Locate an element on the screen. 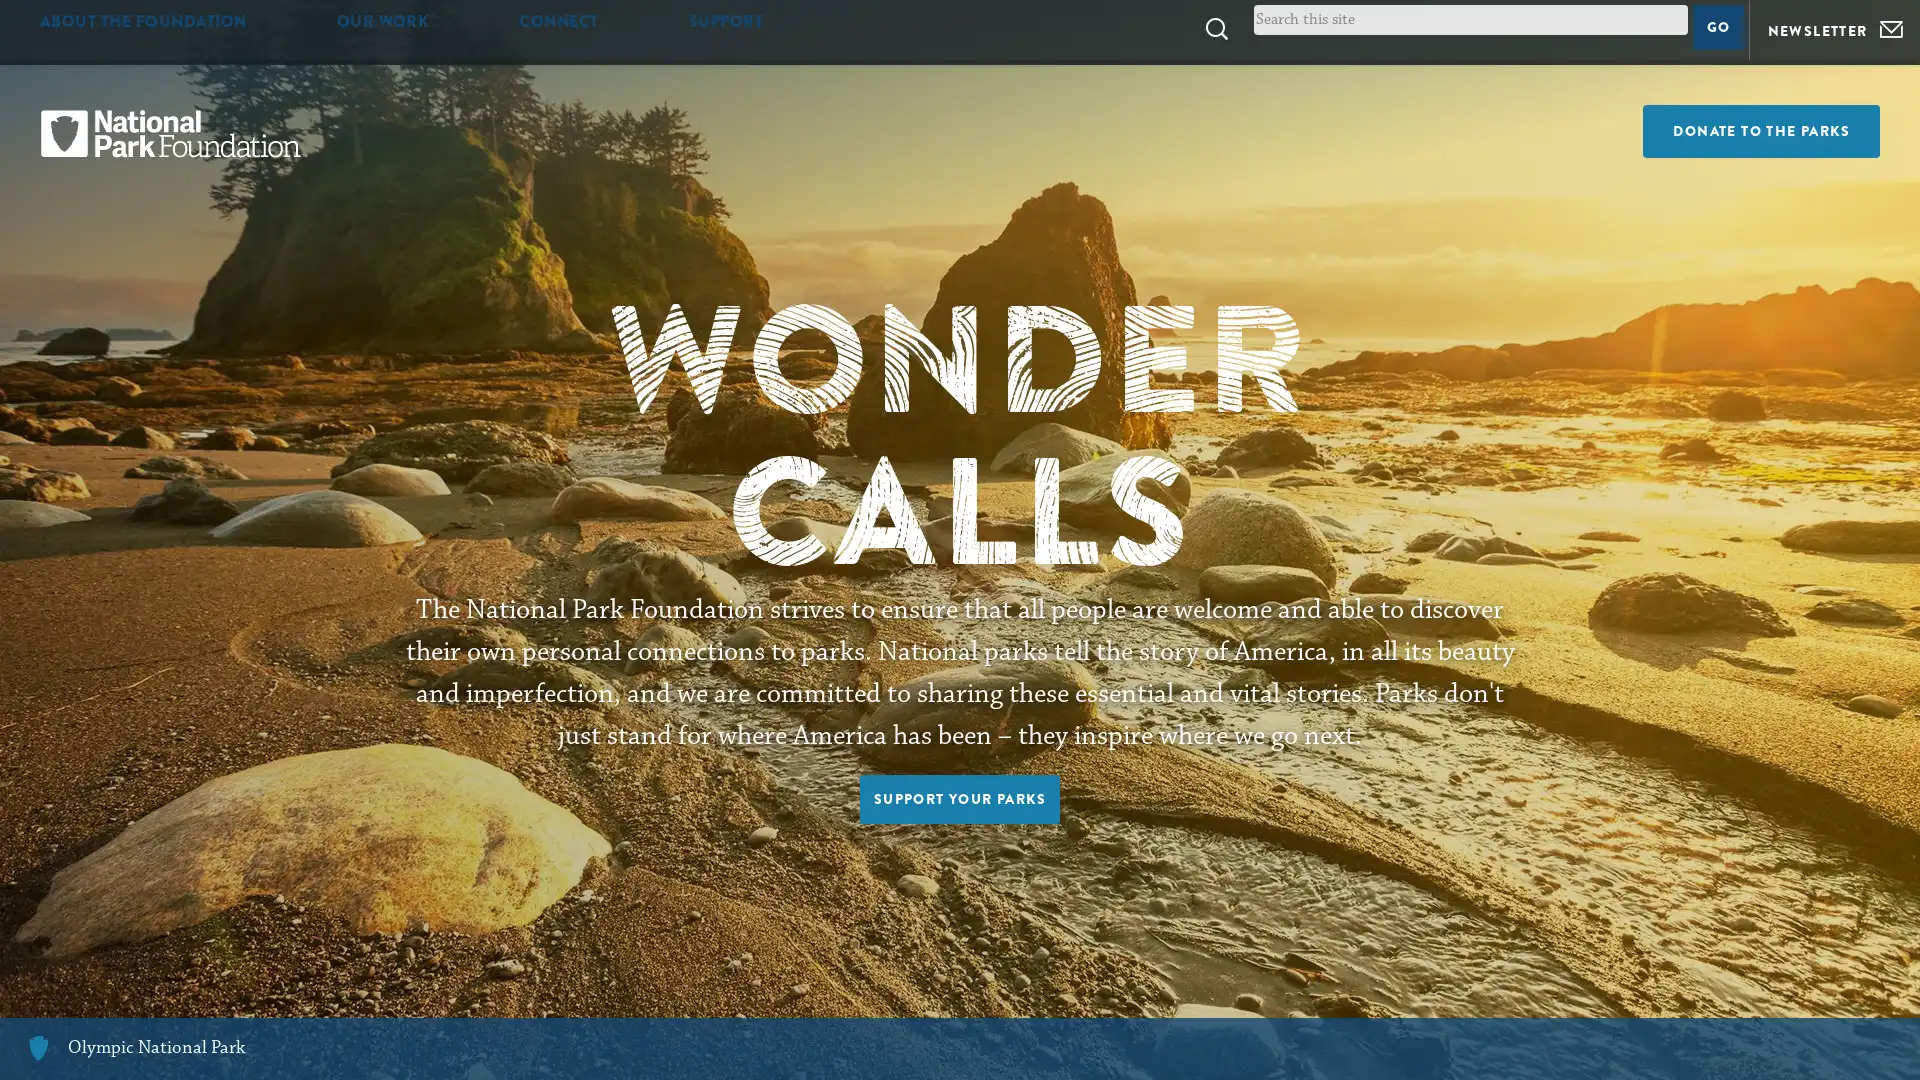 Image resolution: width=1920 pixels, height=1080 pixels. Go is located at coordinates (1728, 86).